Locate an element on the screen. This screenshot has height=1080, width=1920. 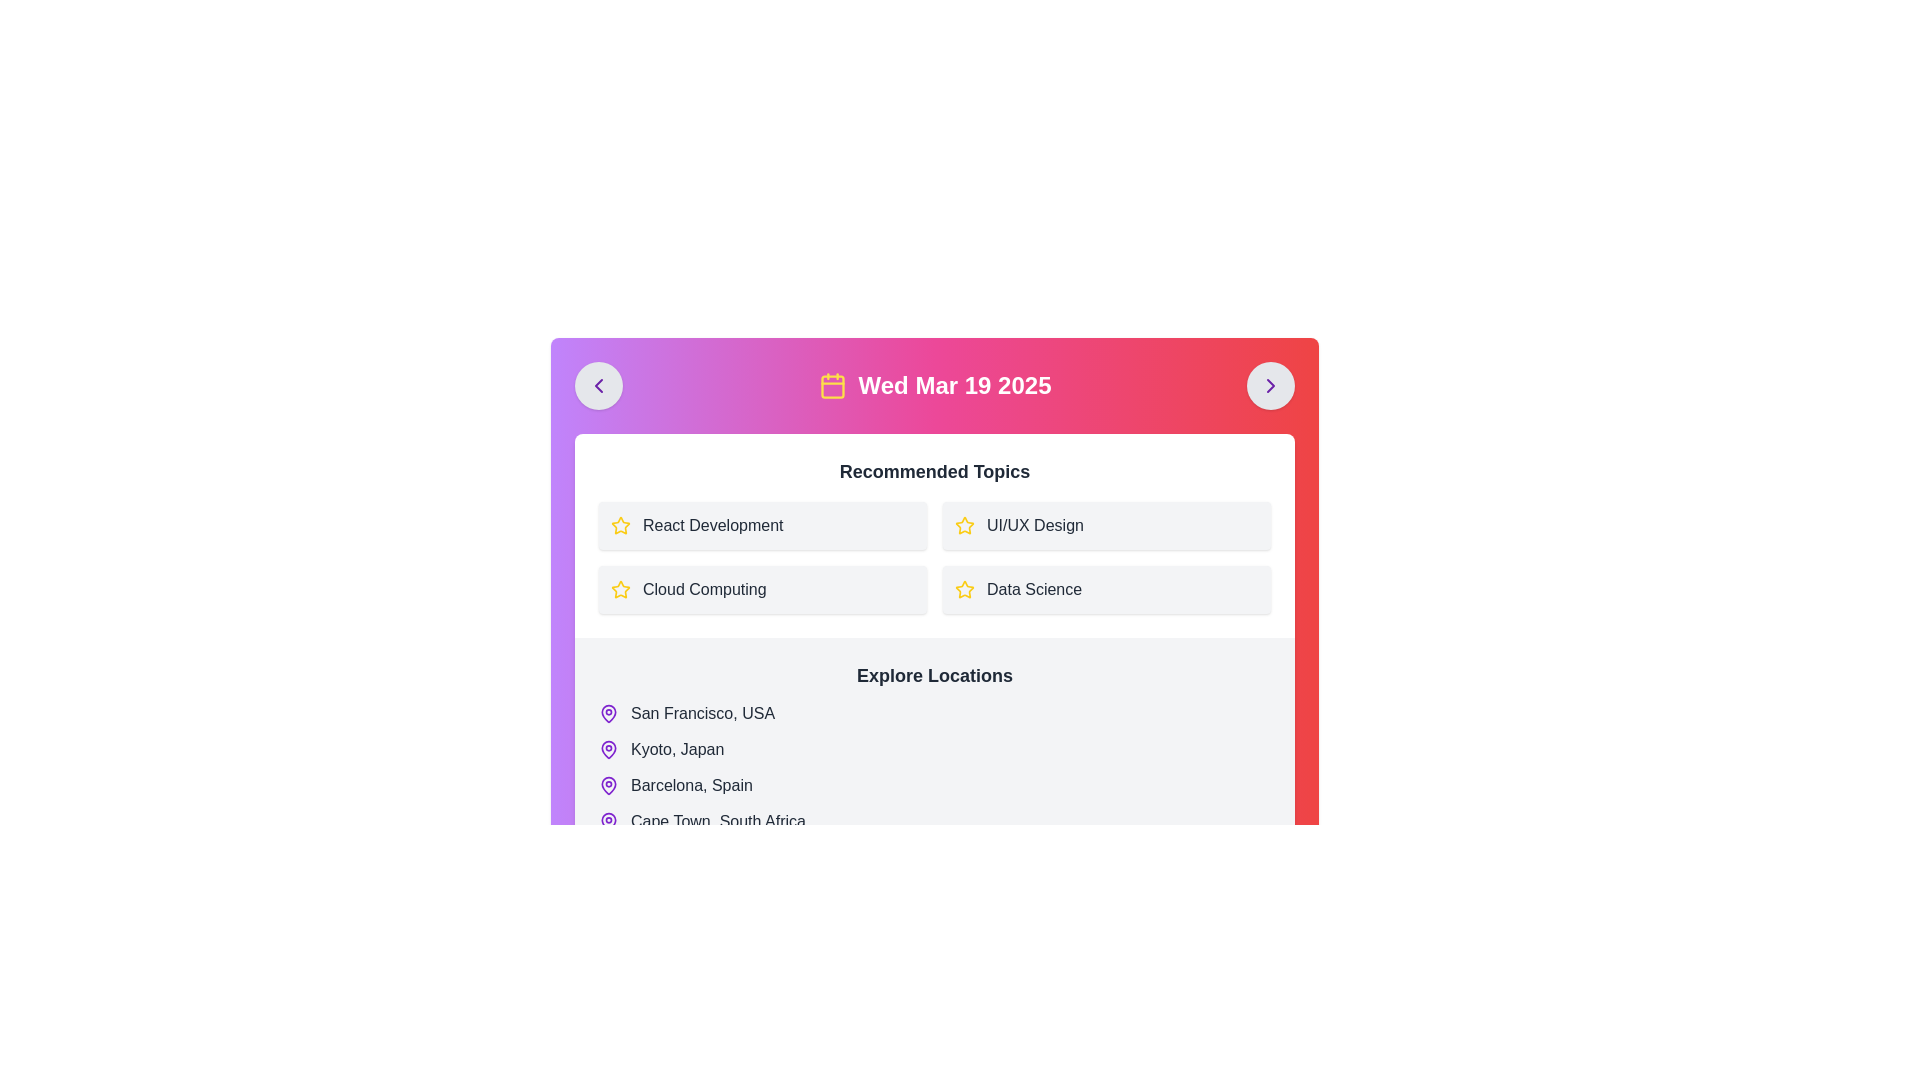
the text label displaying 'Cloud Computing' located below the 'React Development' element in the 'Recommended Topics' section is located at coordinates (704, 589).